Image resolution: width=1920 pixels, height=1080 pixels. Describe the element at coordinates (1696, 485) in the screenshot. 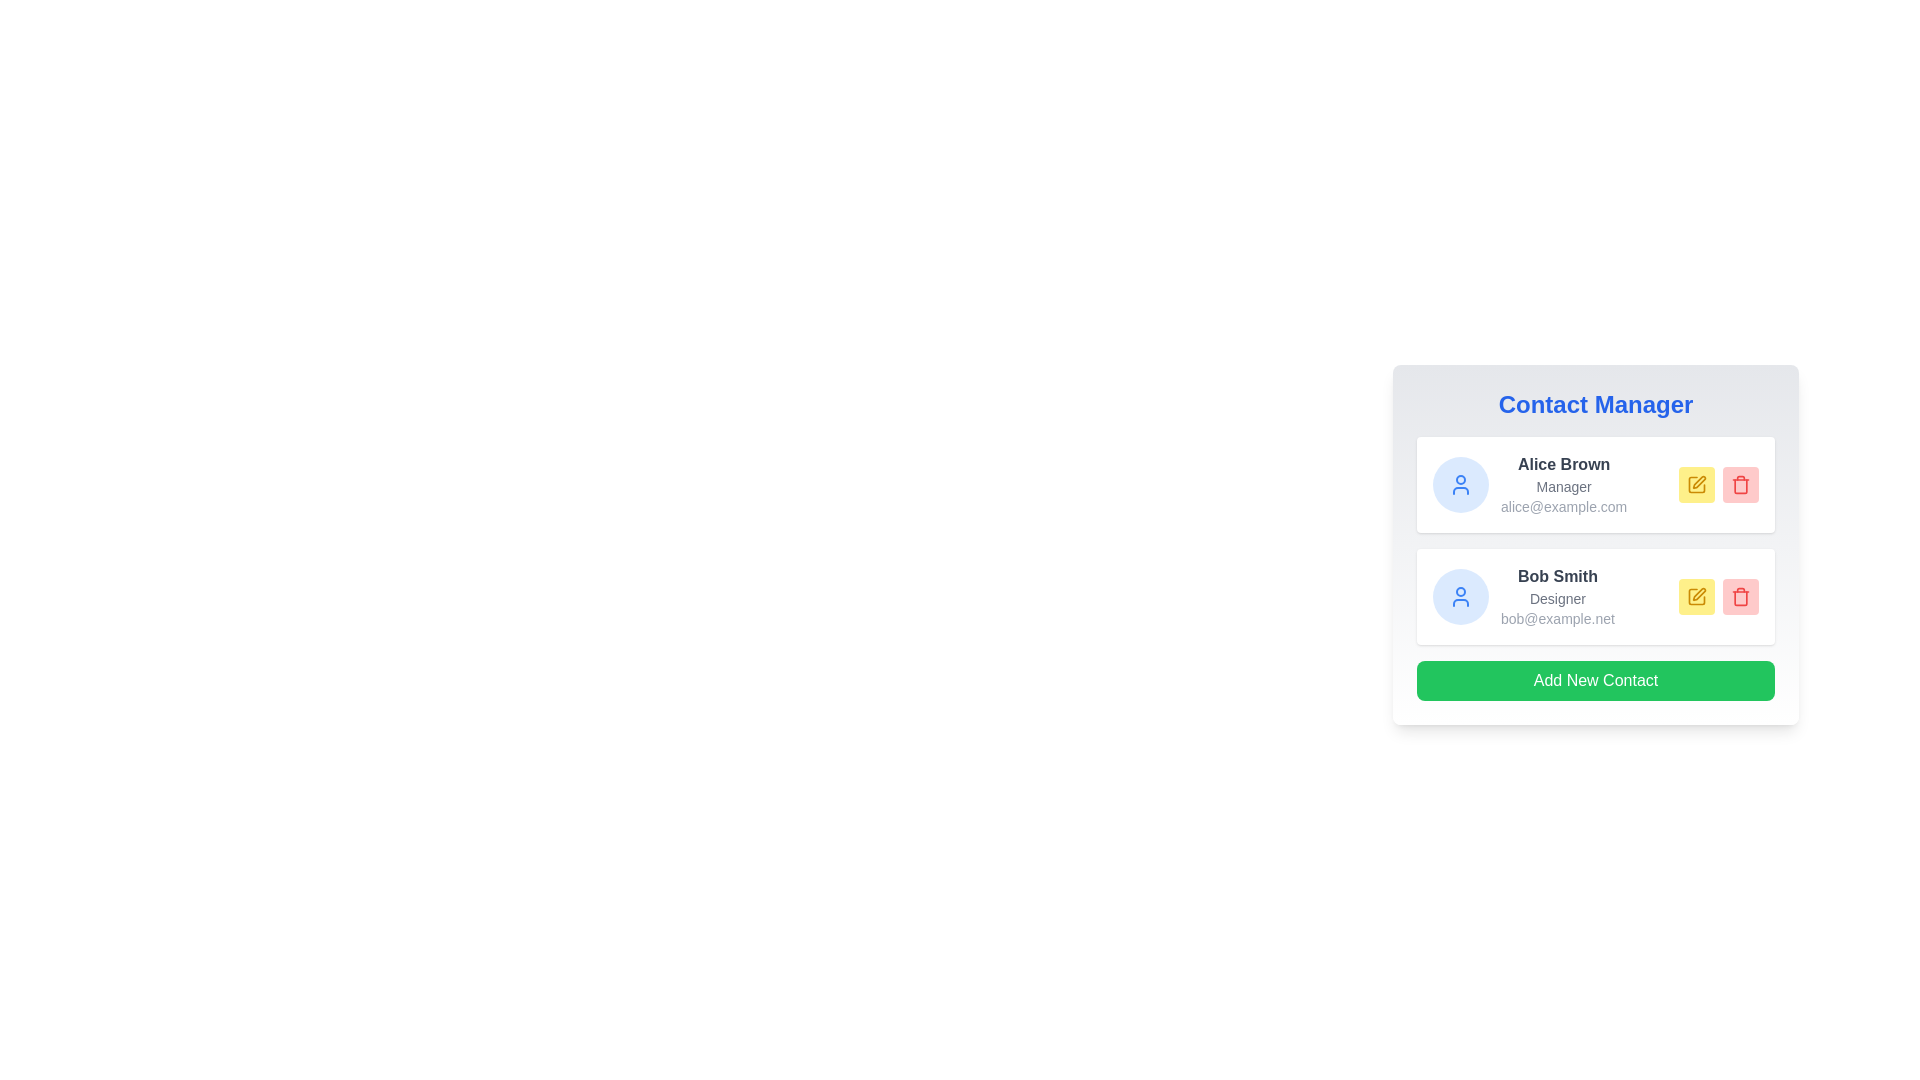

I see `'Edit' button next to the contact 'Alice Brown' to initiate editing` at that location.